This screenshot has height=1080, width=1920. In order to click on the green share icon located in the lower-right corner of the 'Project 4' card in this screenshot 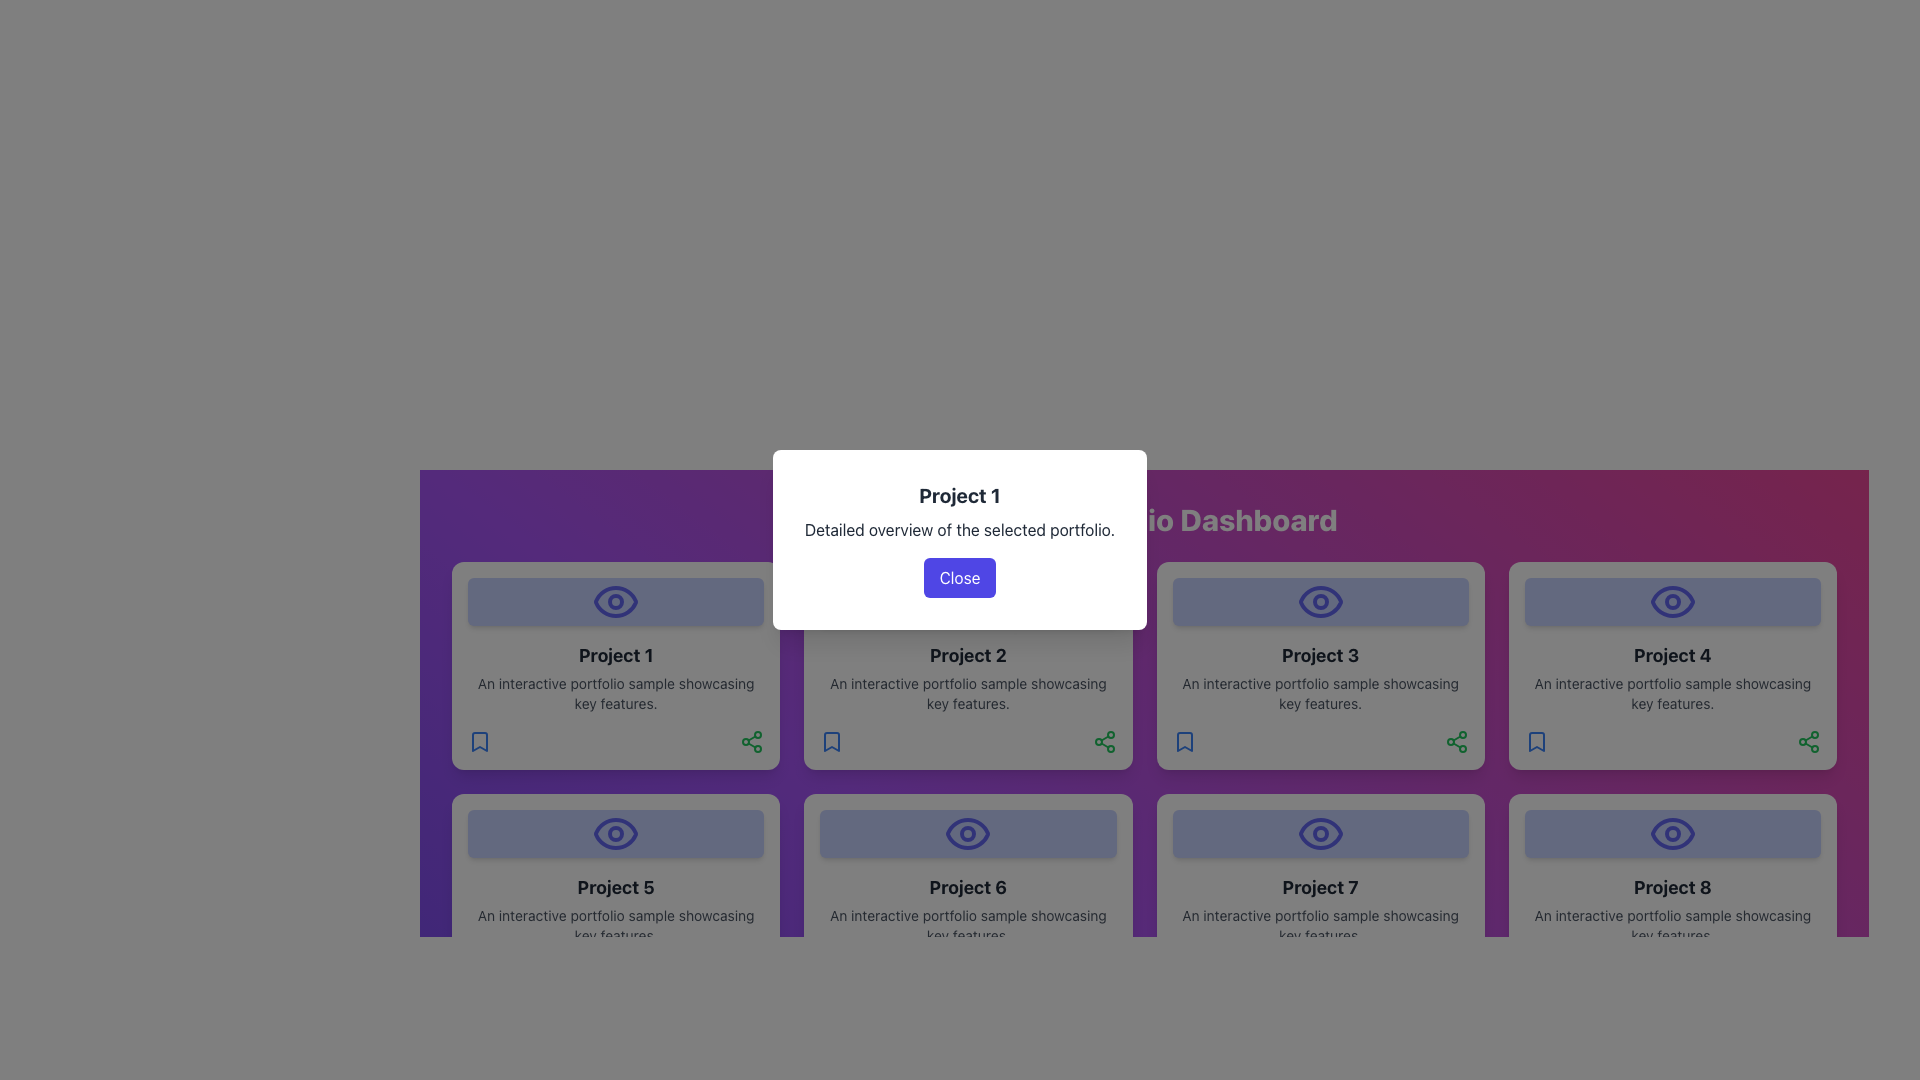, I will do `click(1809, 741)`.